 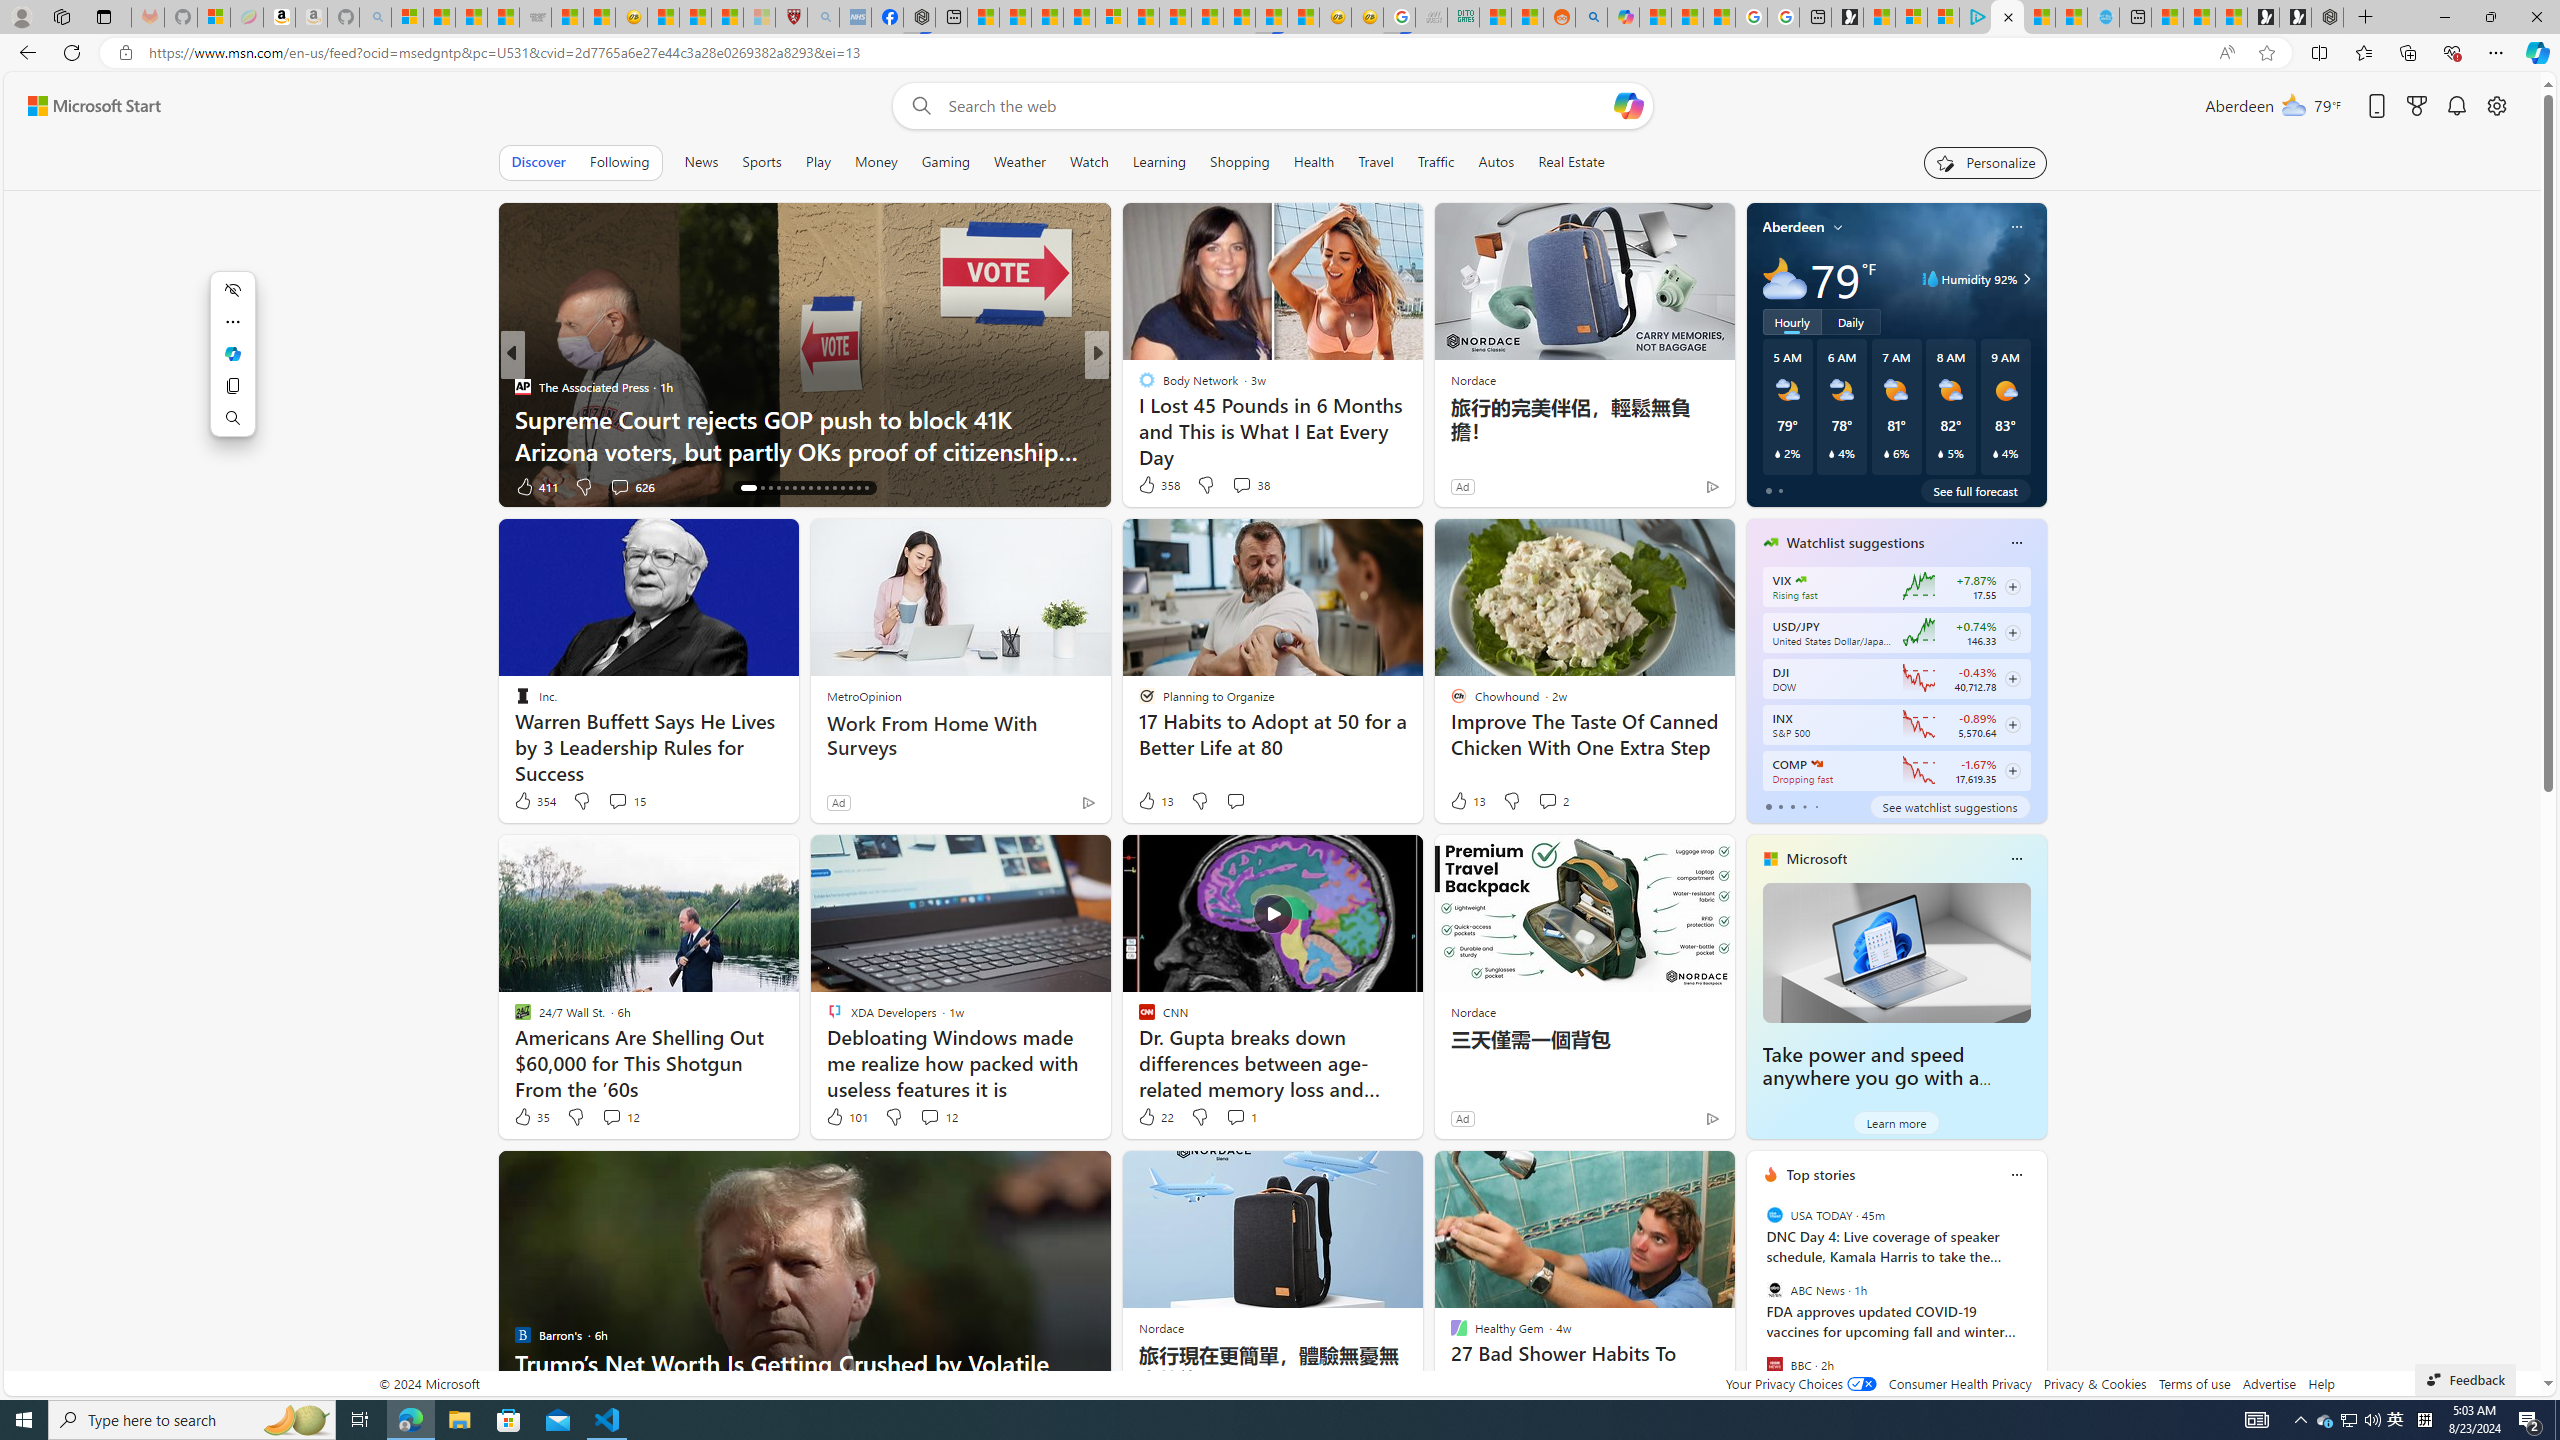 I want to click on 'tab-3', so click(x=1802, y=807).